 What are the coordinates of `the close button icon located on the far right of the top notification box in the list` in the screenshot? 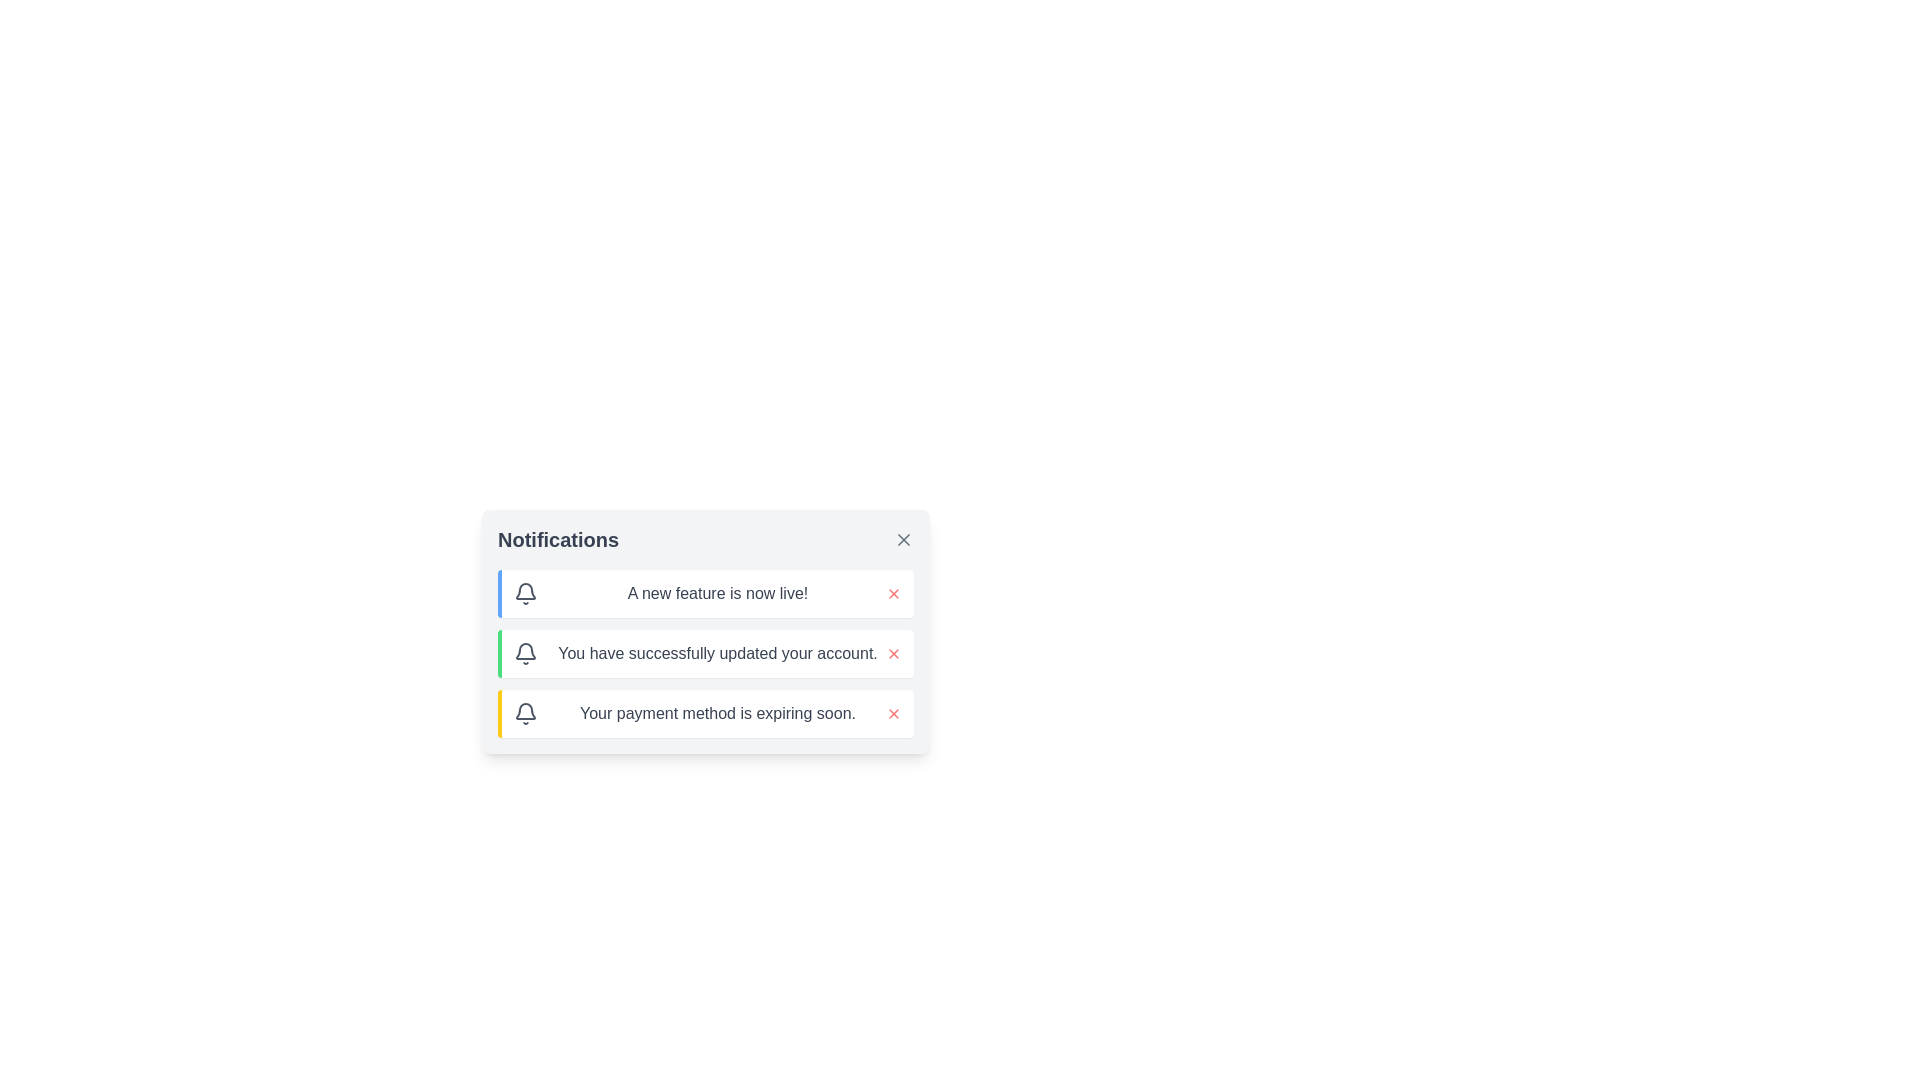 It's located at (902, 540).